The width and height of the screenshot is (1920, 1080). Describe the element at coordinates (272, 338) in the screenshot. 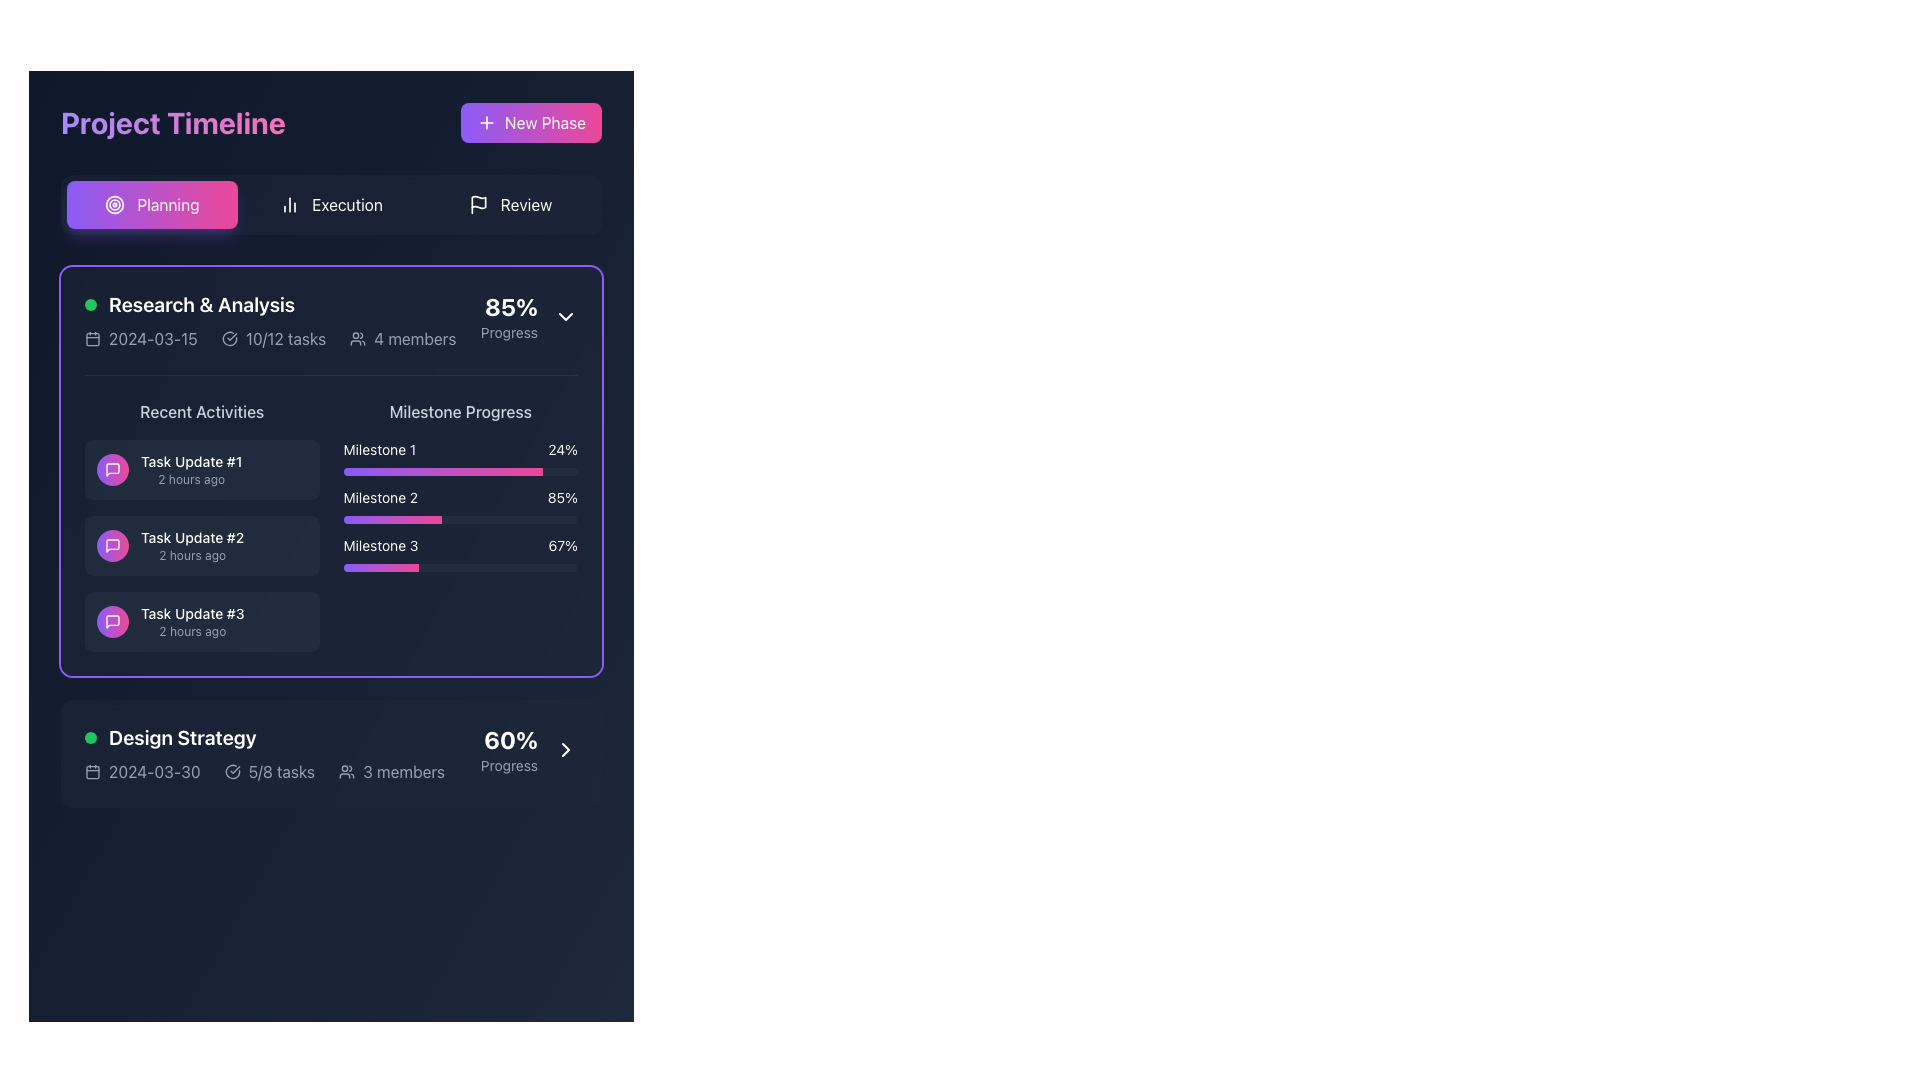

I see `the informational text element displaying '10/12 tasks' with a tick mark icon, located centrally in the header of the 'Research & Analysis' section` at that location.